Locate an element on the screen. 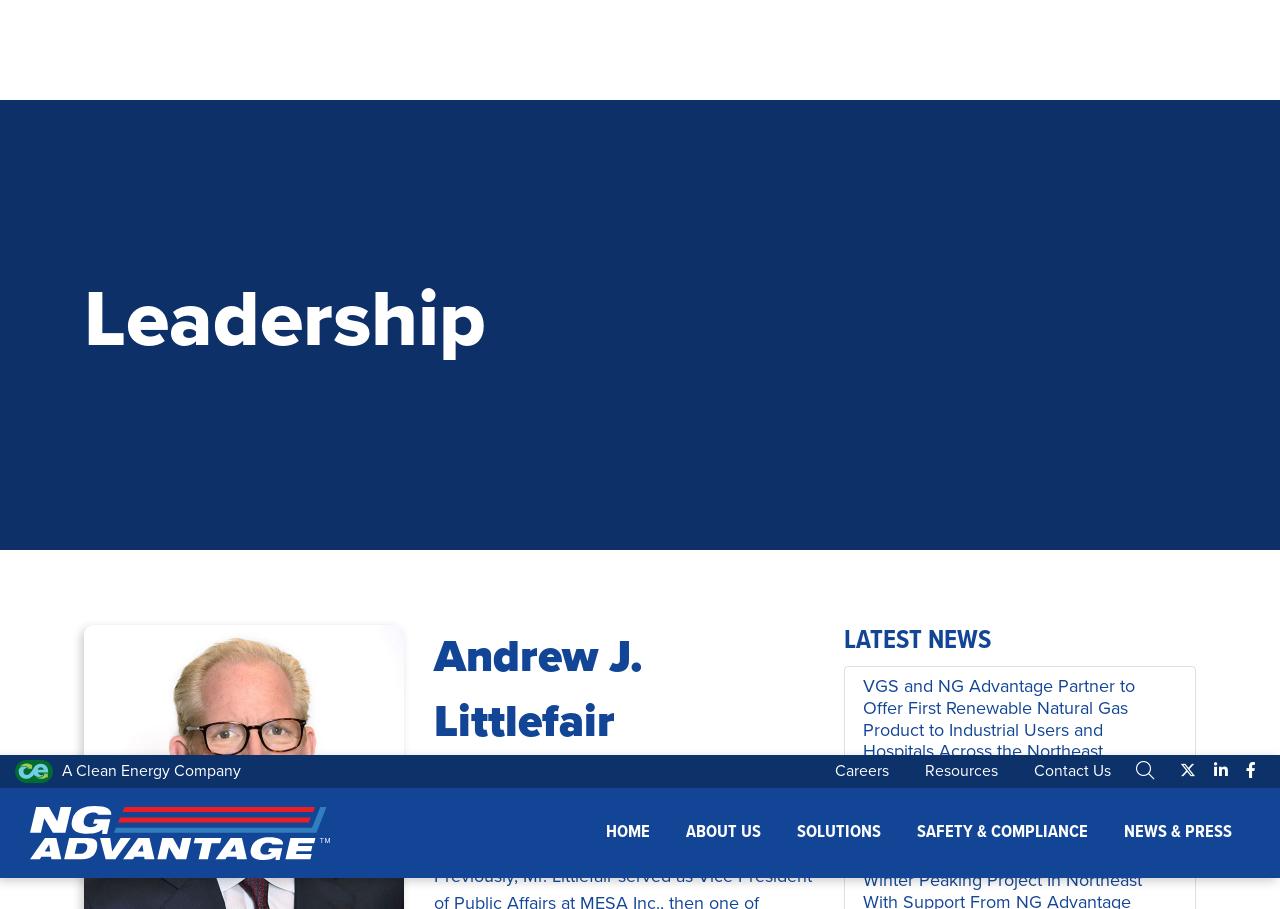 This screenshot has height=909, width=1280. 'Home' is located at coordinates (626, 45).